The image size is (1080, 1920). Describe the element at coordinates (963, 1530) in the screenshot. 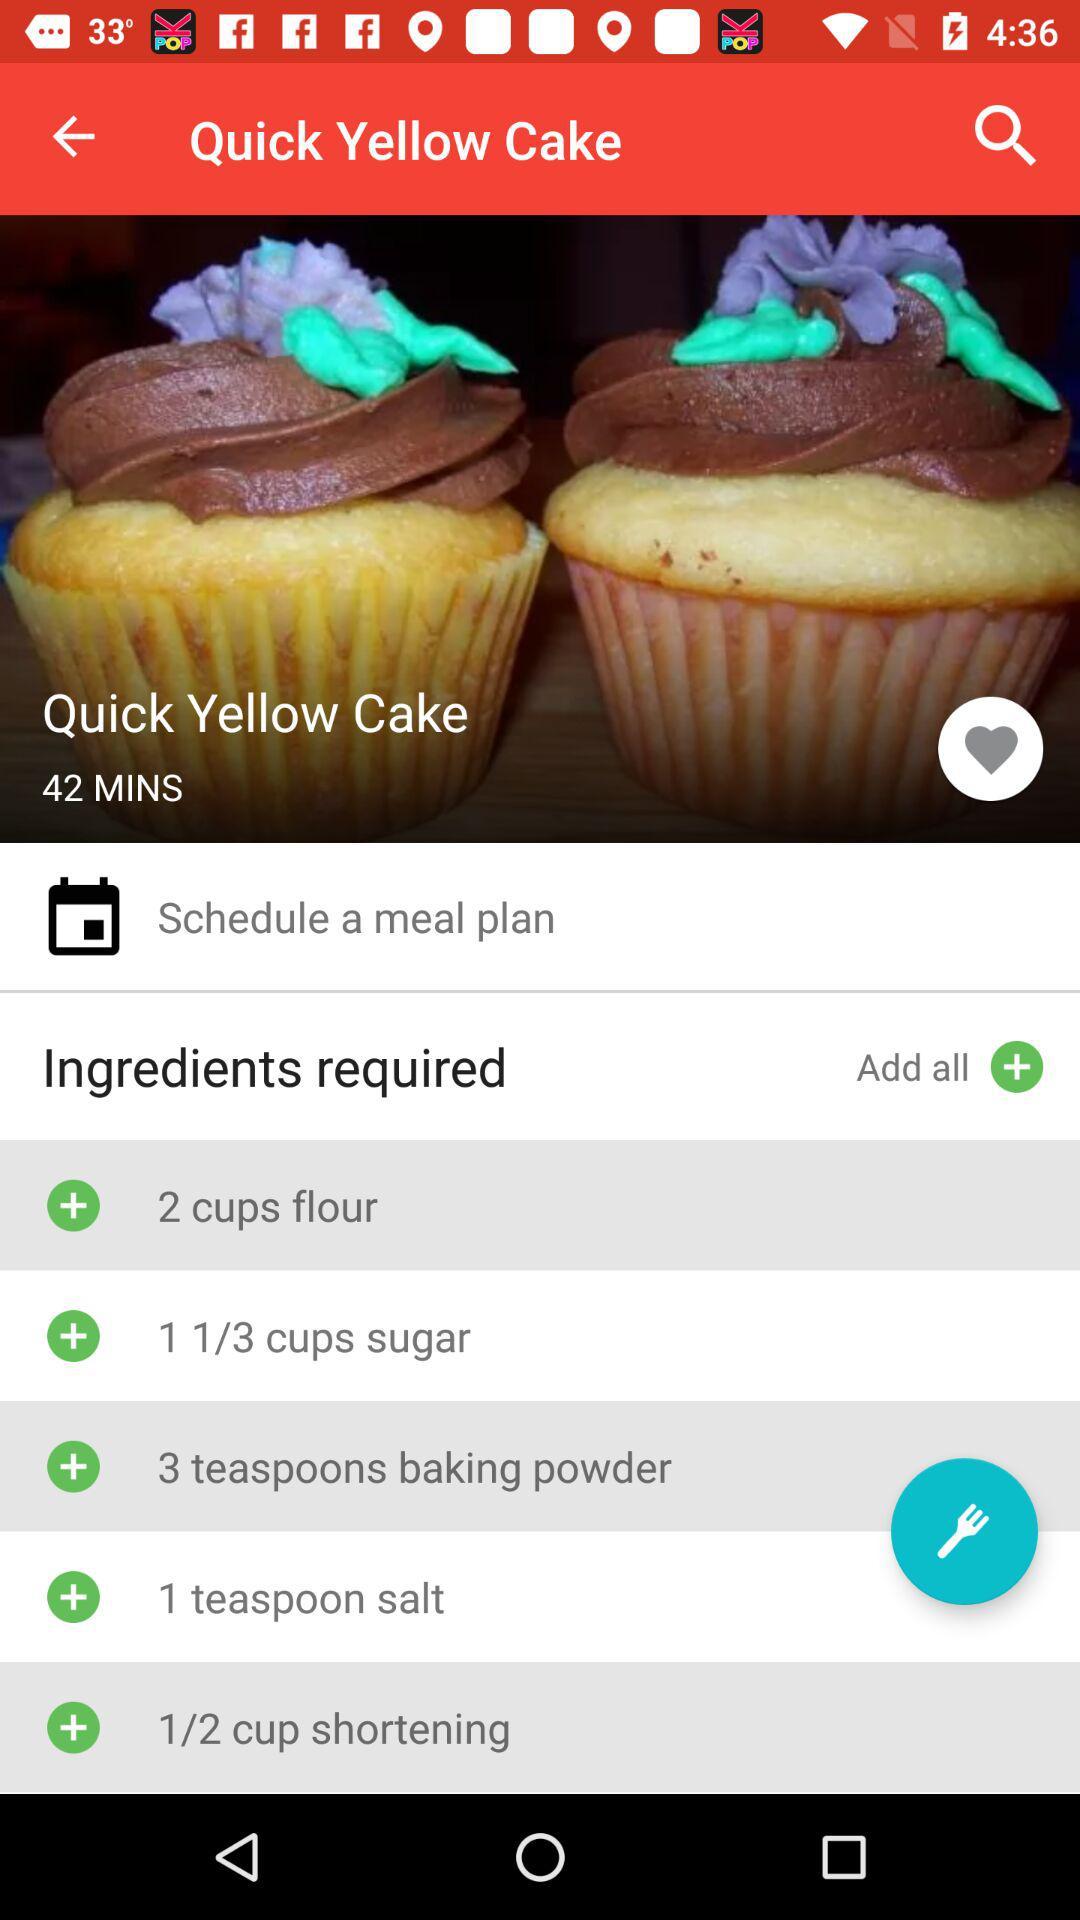

I see `the icon which is to the right side of the teaspoon salt` at that location.